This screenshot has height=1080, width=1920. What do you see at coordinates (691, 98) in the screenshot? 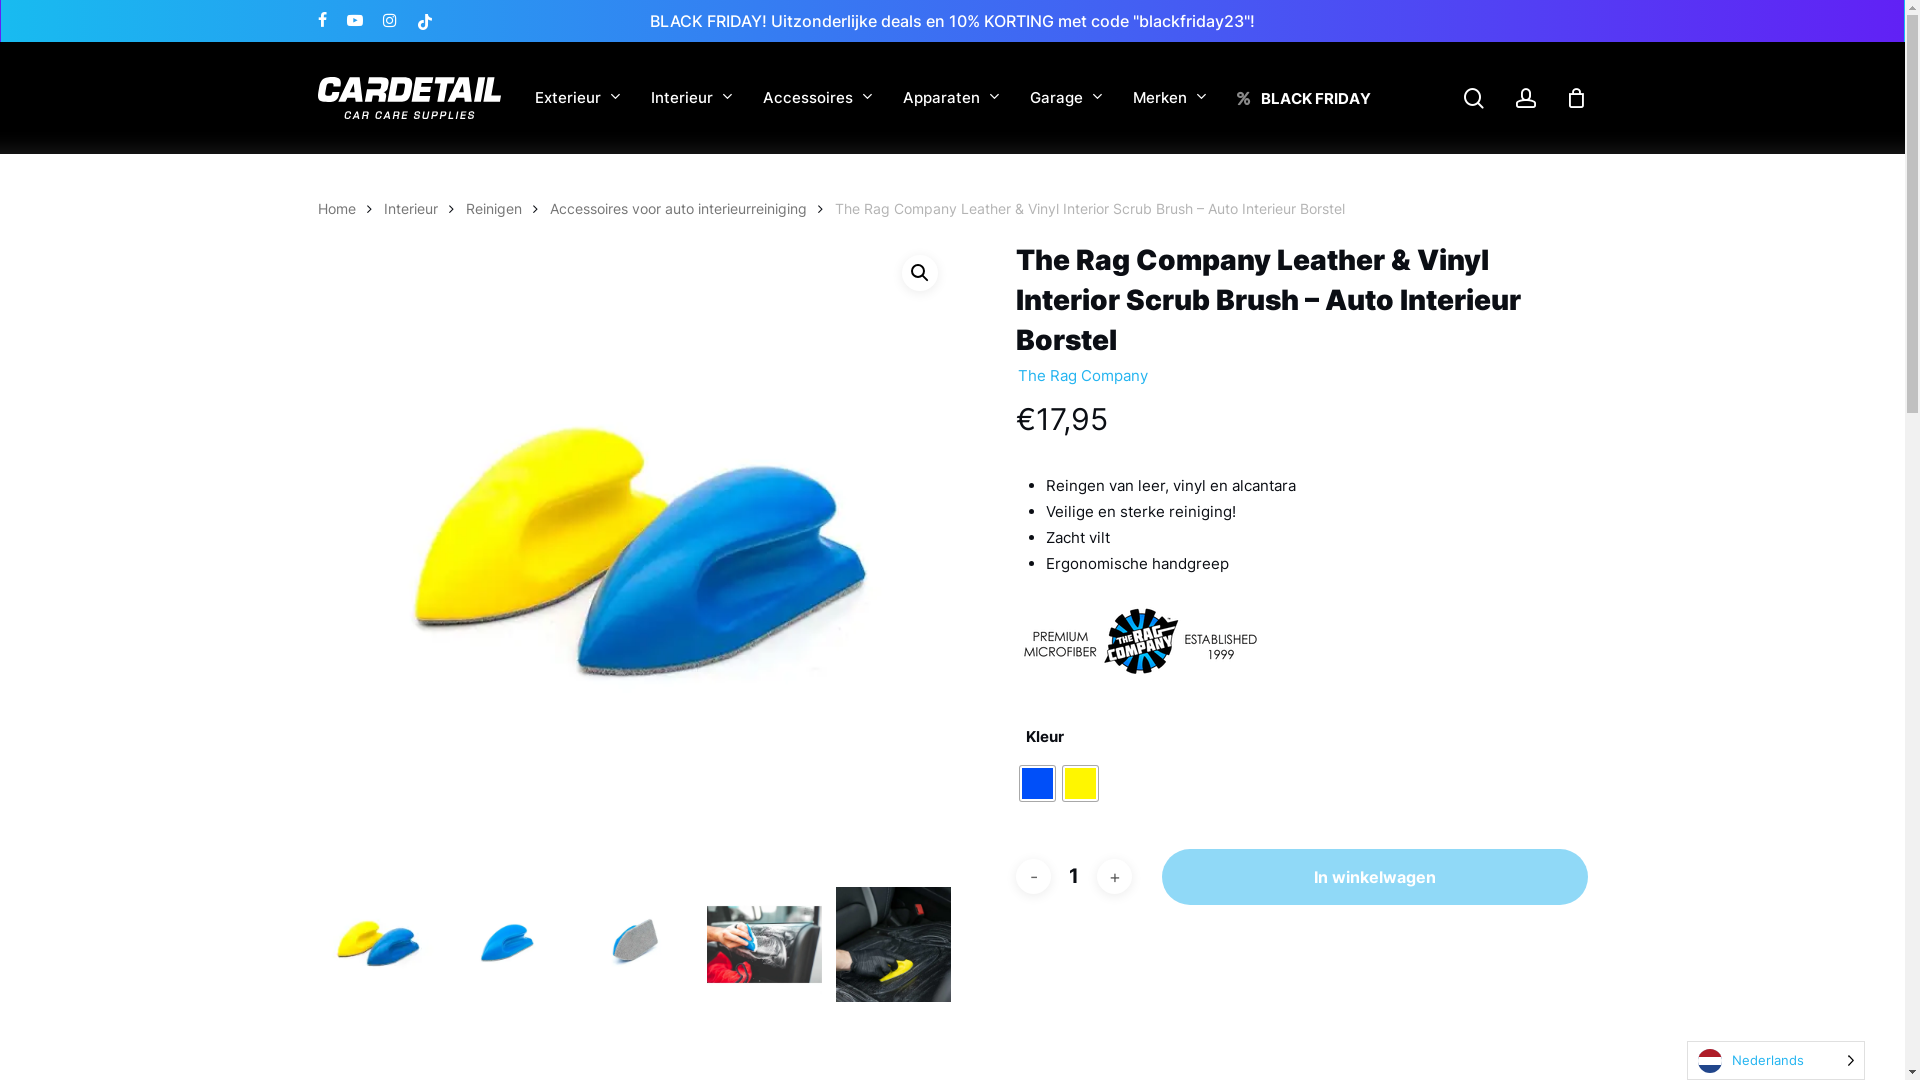
I see `'Interieur'` at bounding box center [691, 98].